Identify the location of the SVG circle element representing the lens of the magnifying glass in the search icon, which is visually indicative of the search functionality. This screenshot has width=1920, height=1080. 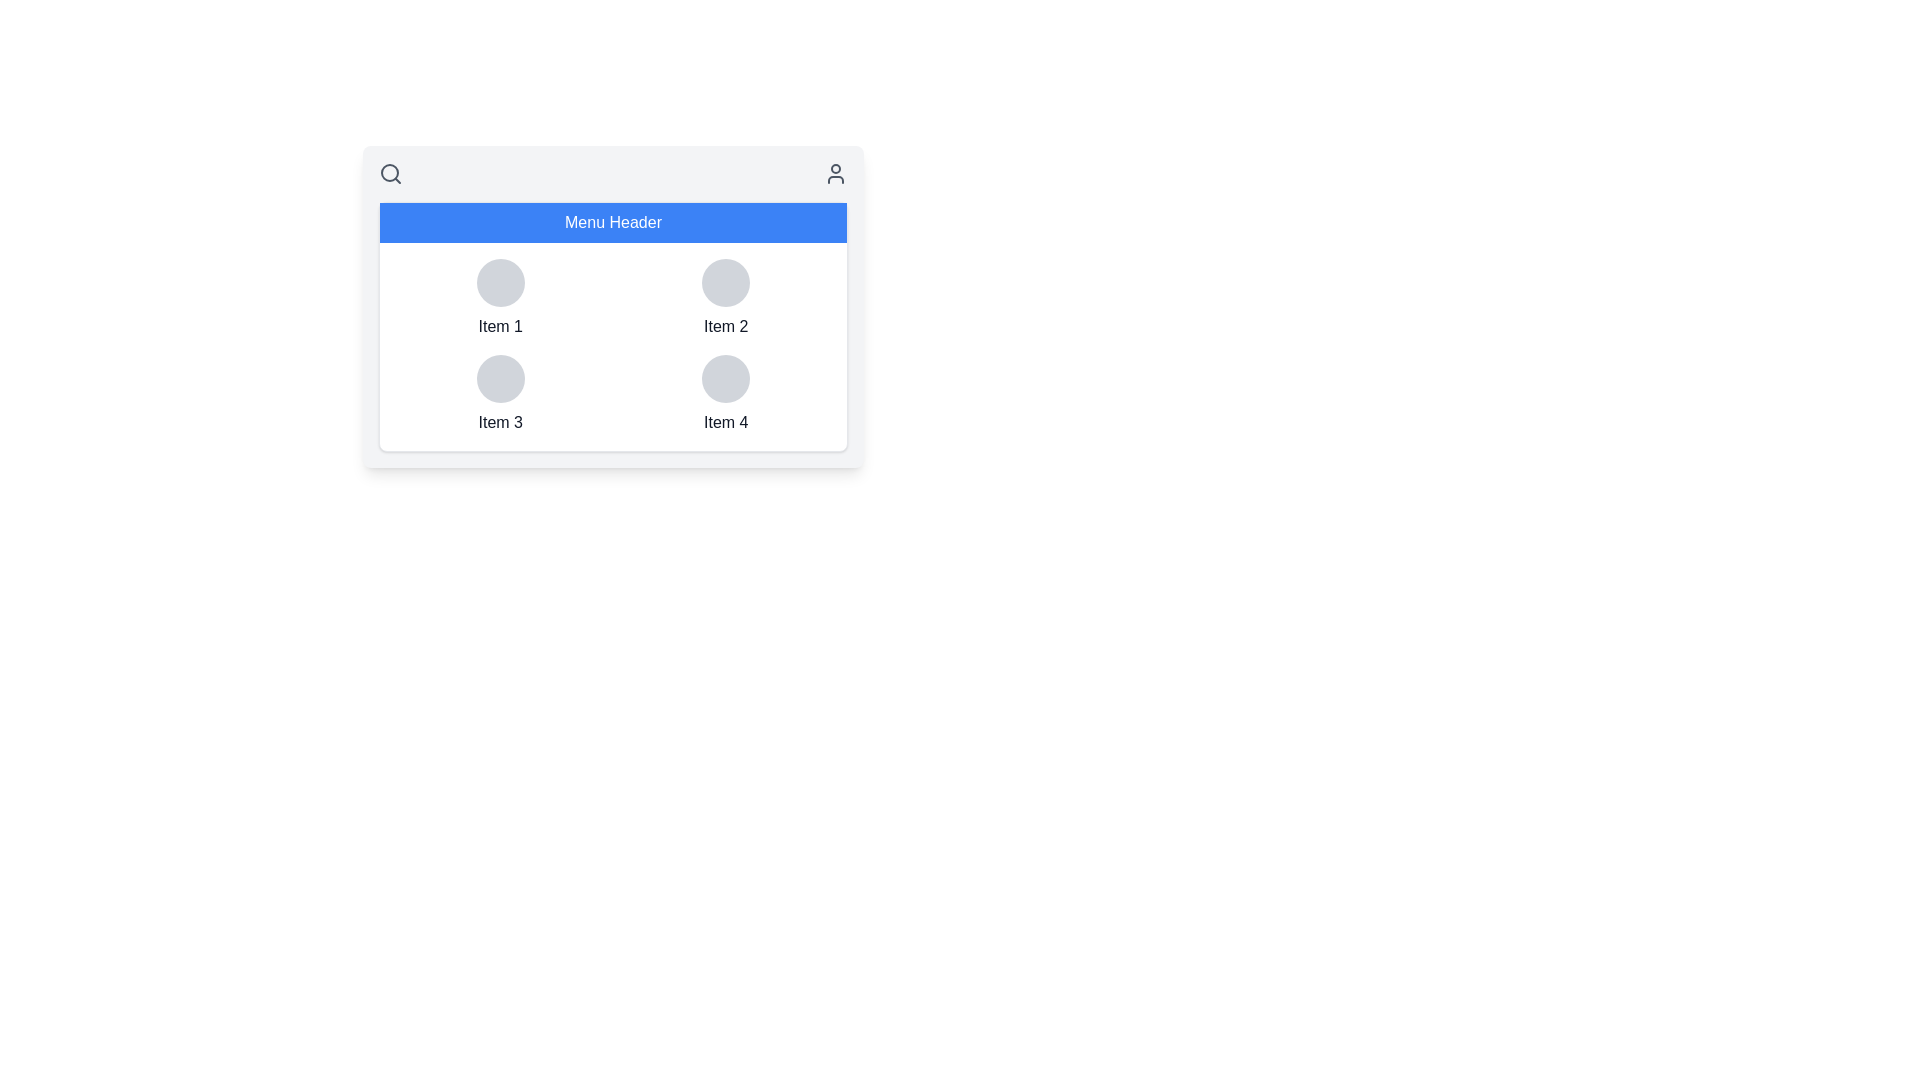
(389, 172).